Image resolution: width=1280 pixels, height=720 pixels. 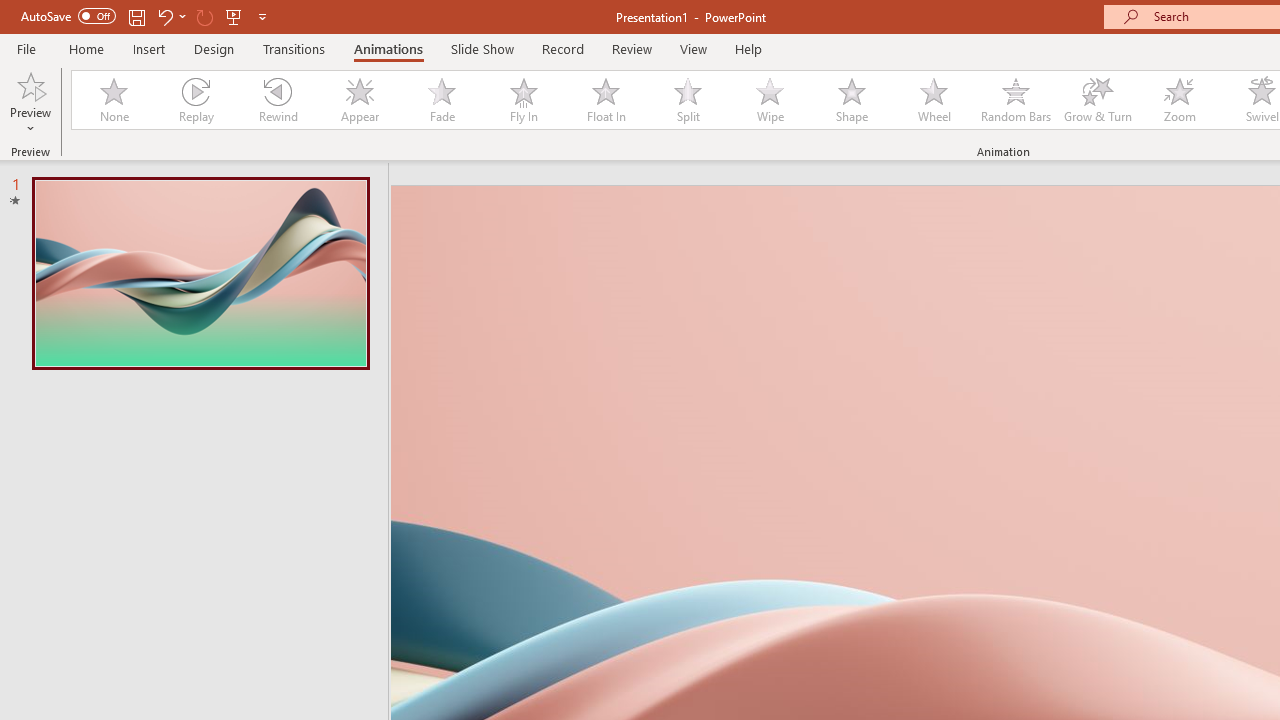 I want to click on 'Save', so click(x=135, y=16).